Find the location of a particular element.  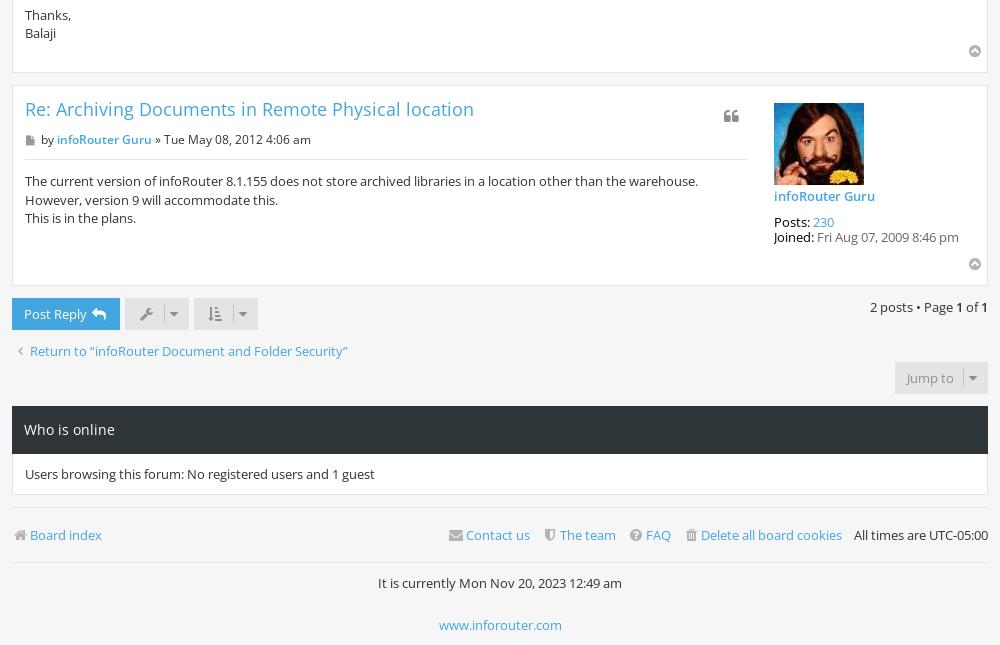

'The team' is located at coordinates (587, 535).